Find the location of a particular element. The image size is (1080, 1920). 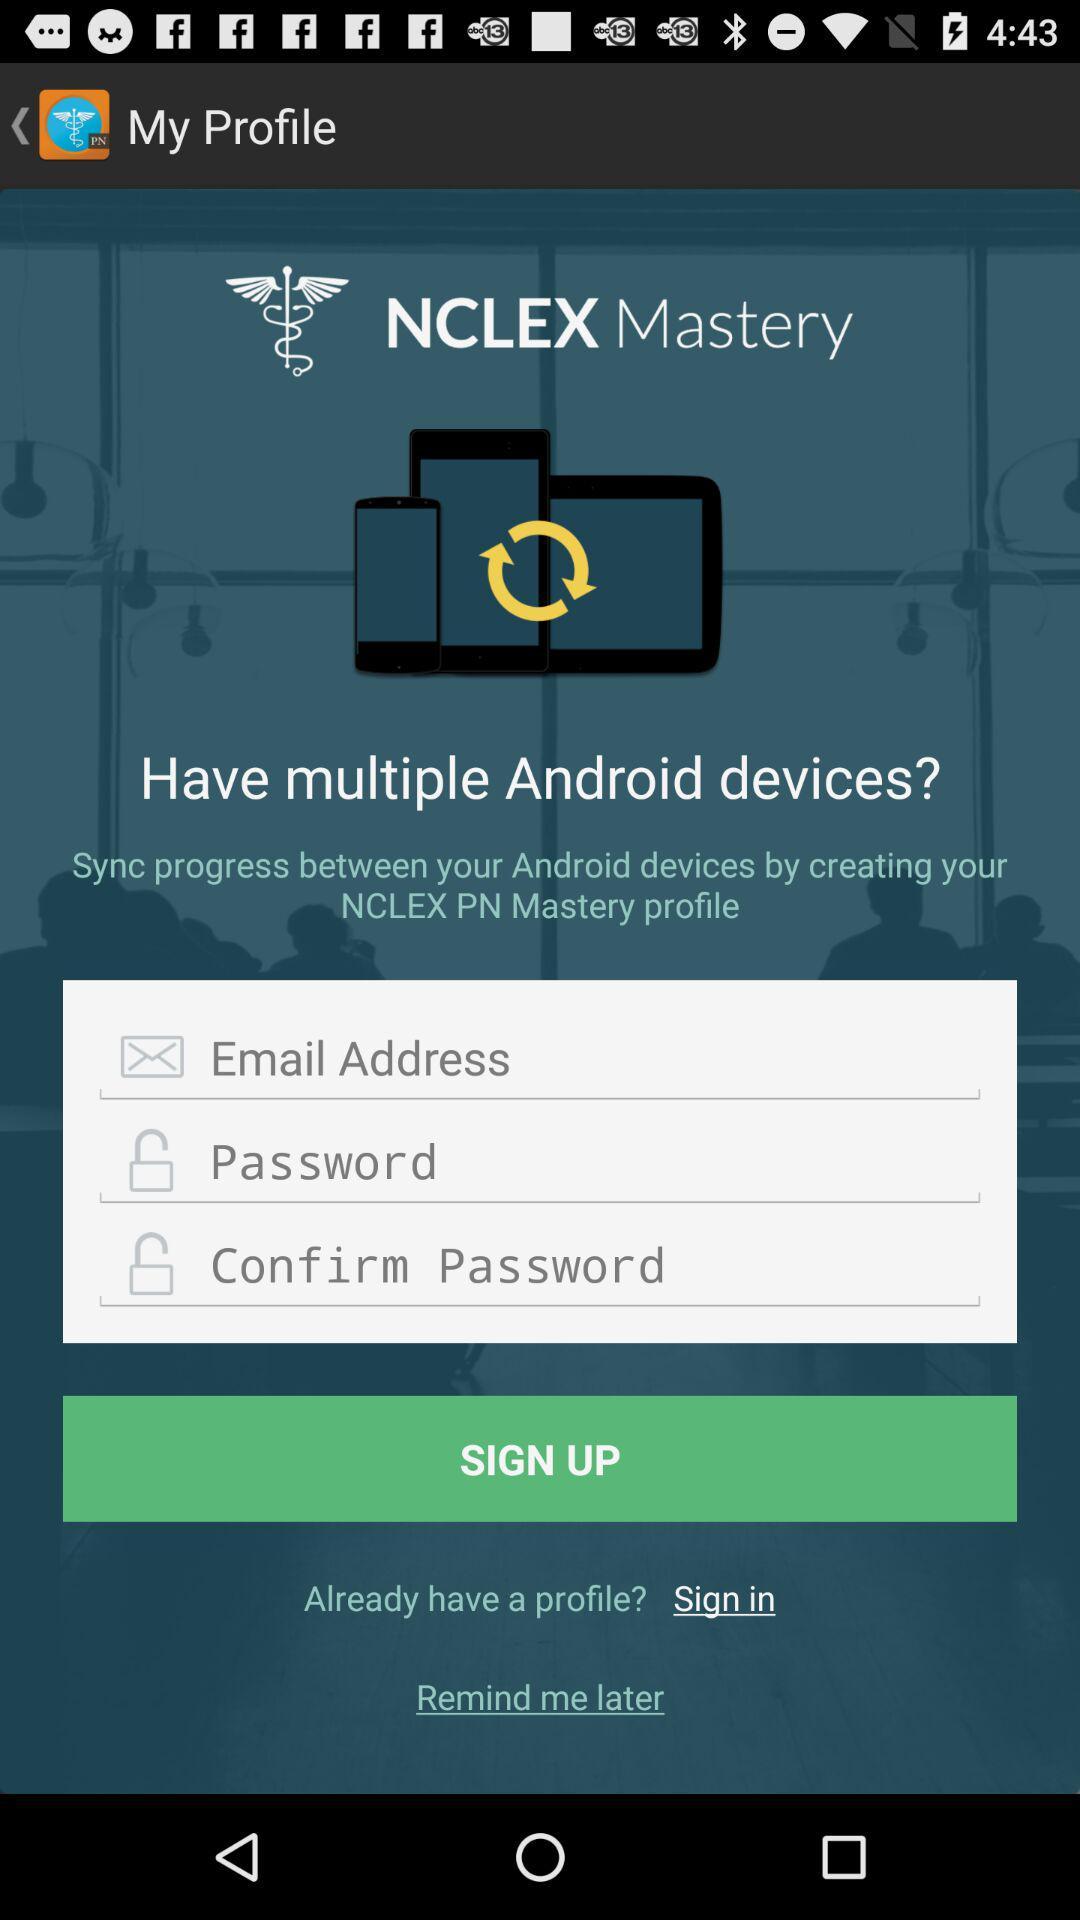

the app at the bottom right corner is located at coordinates (724, 1596).